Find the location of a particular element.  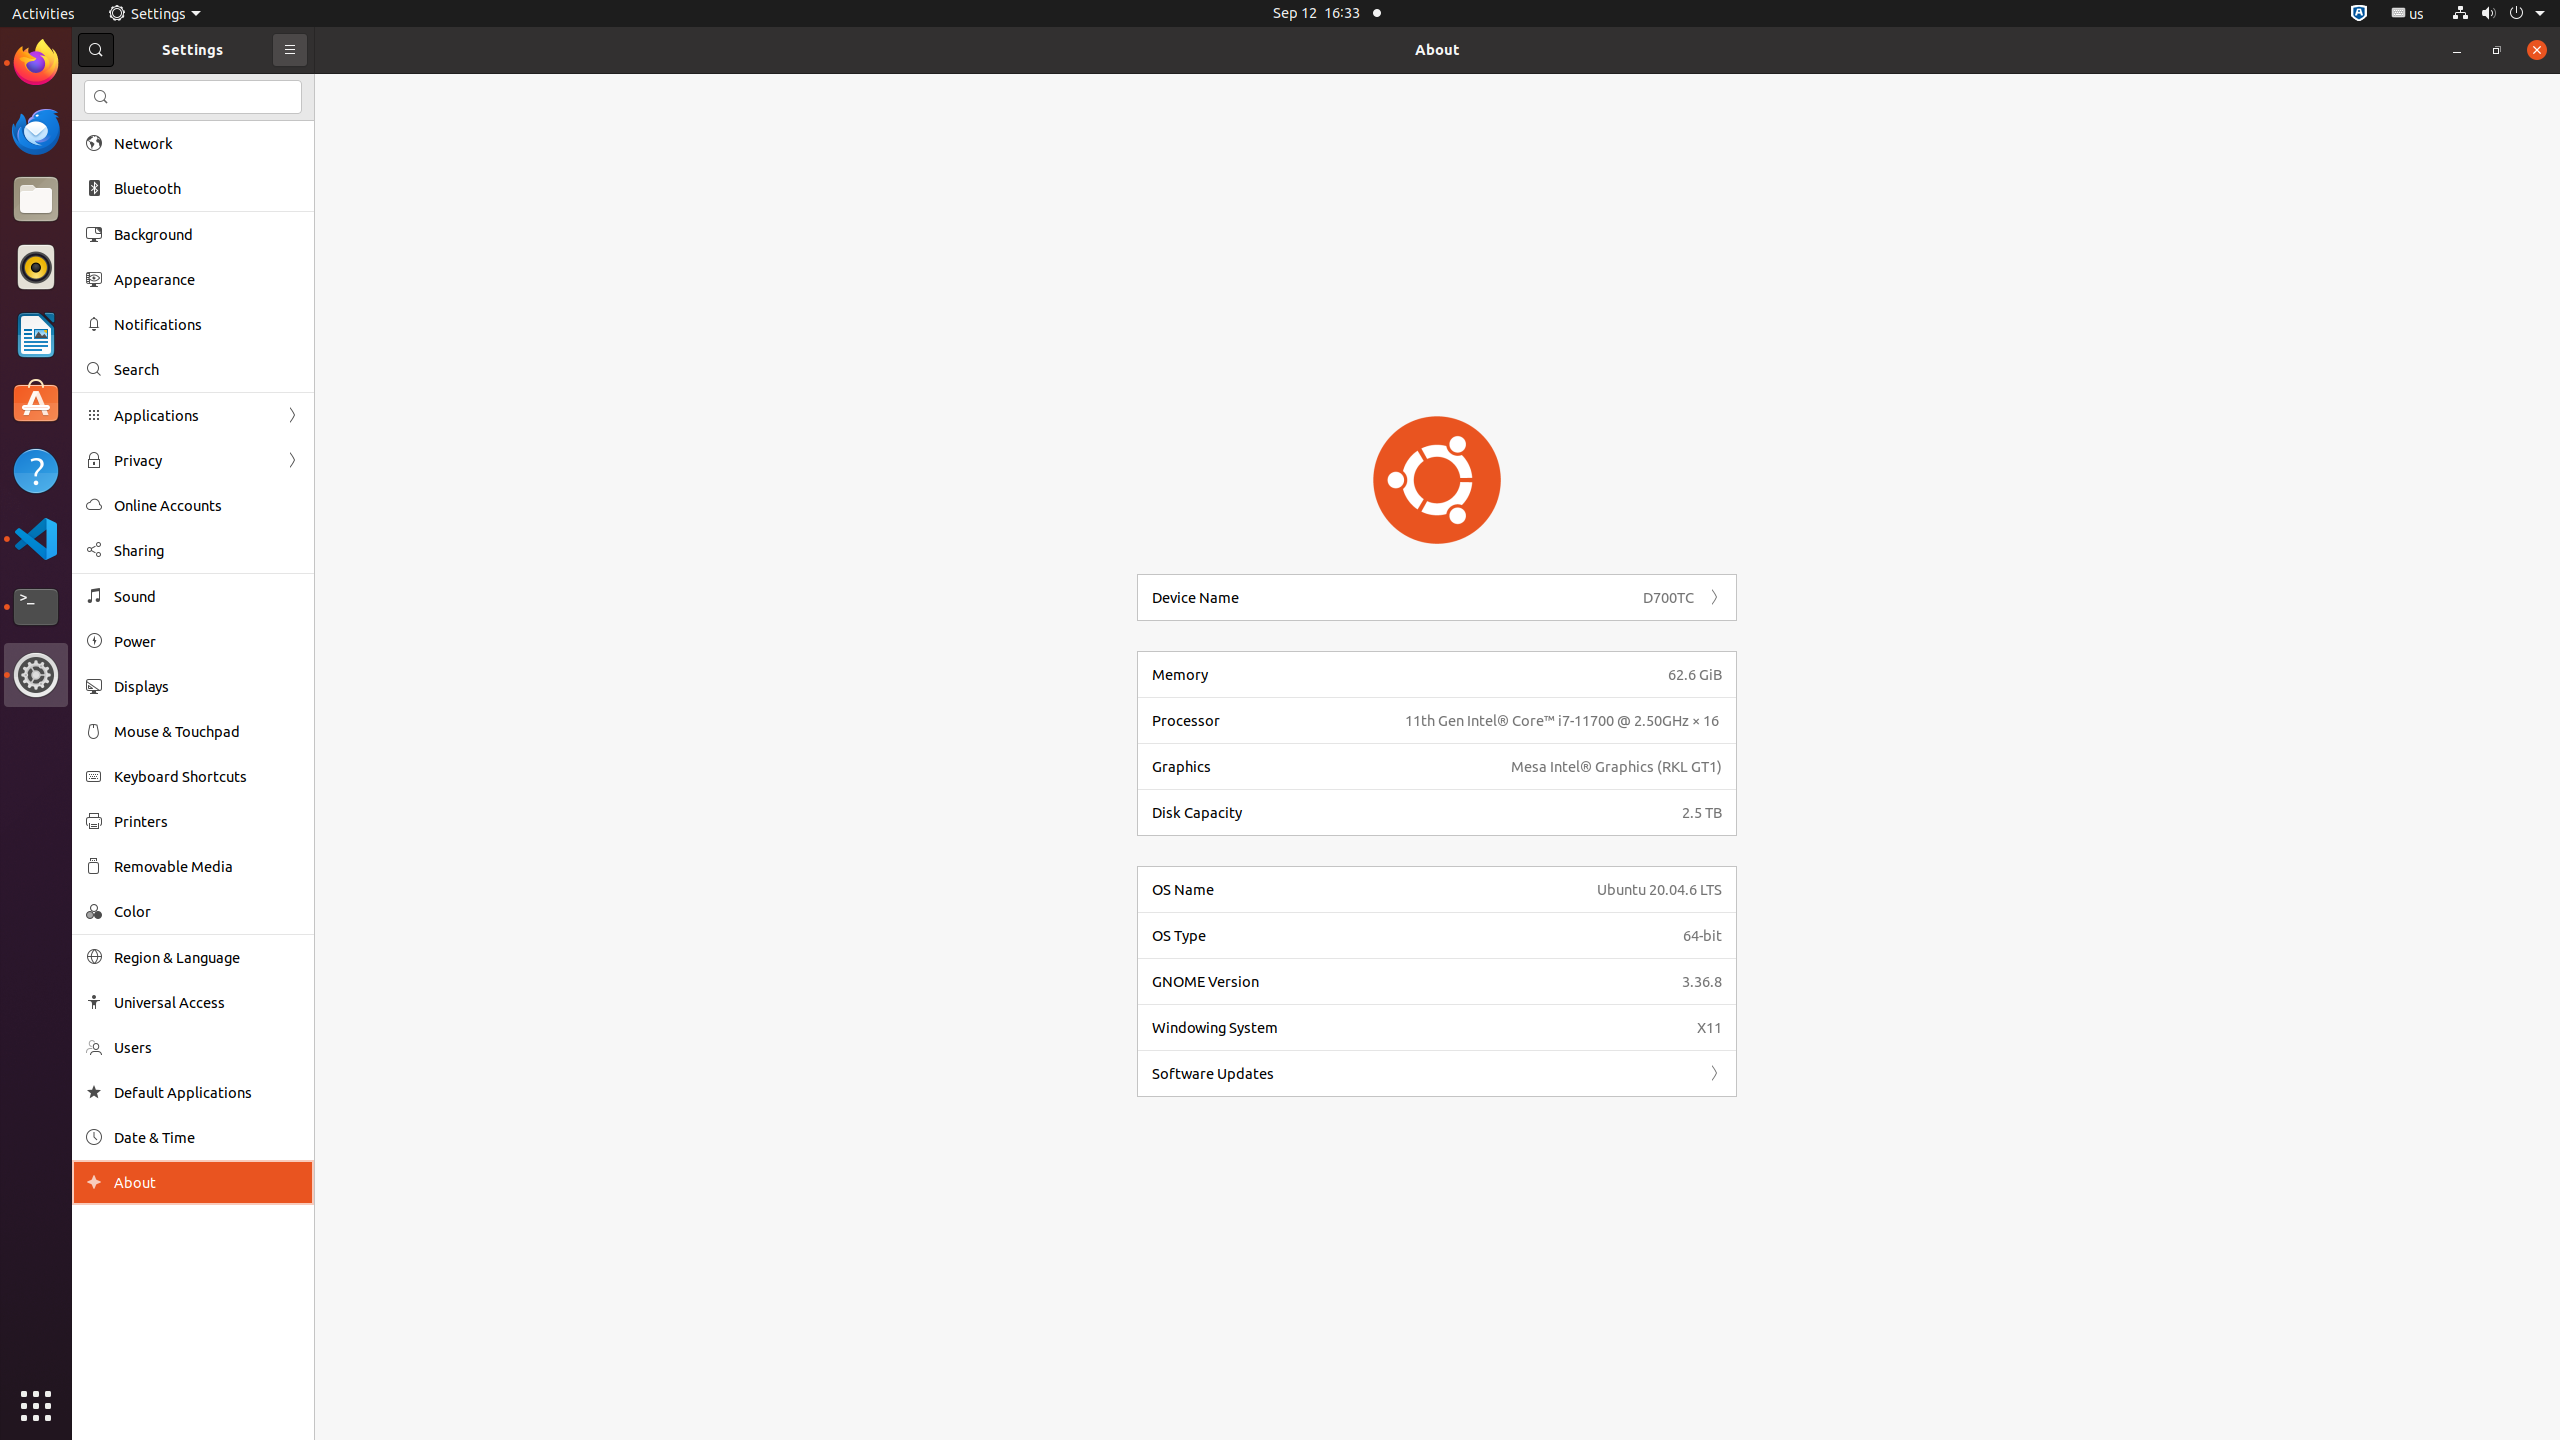

'Memory' is located at coordinates (1402, 674).